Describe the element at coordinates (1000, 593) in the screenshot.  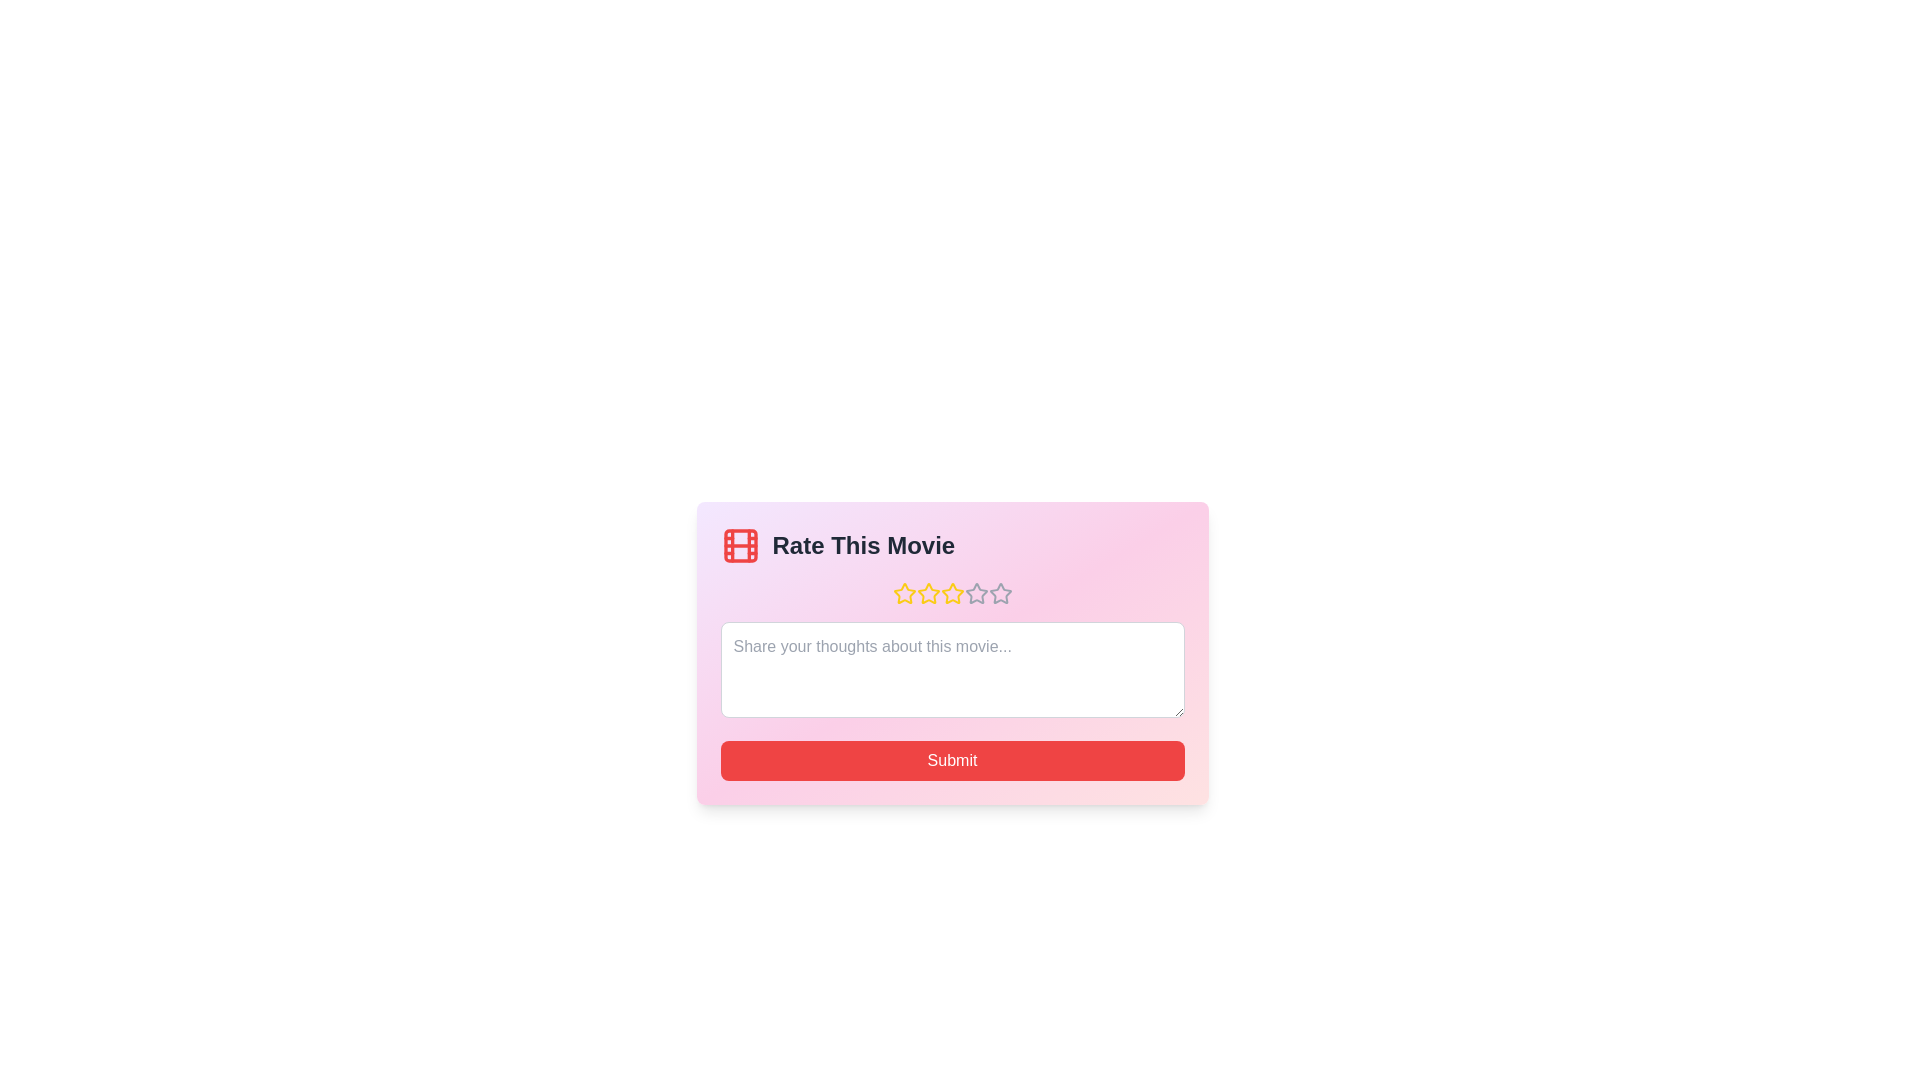
I see `the star representing 5 stars to preview the rating` at that location.